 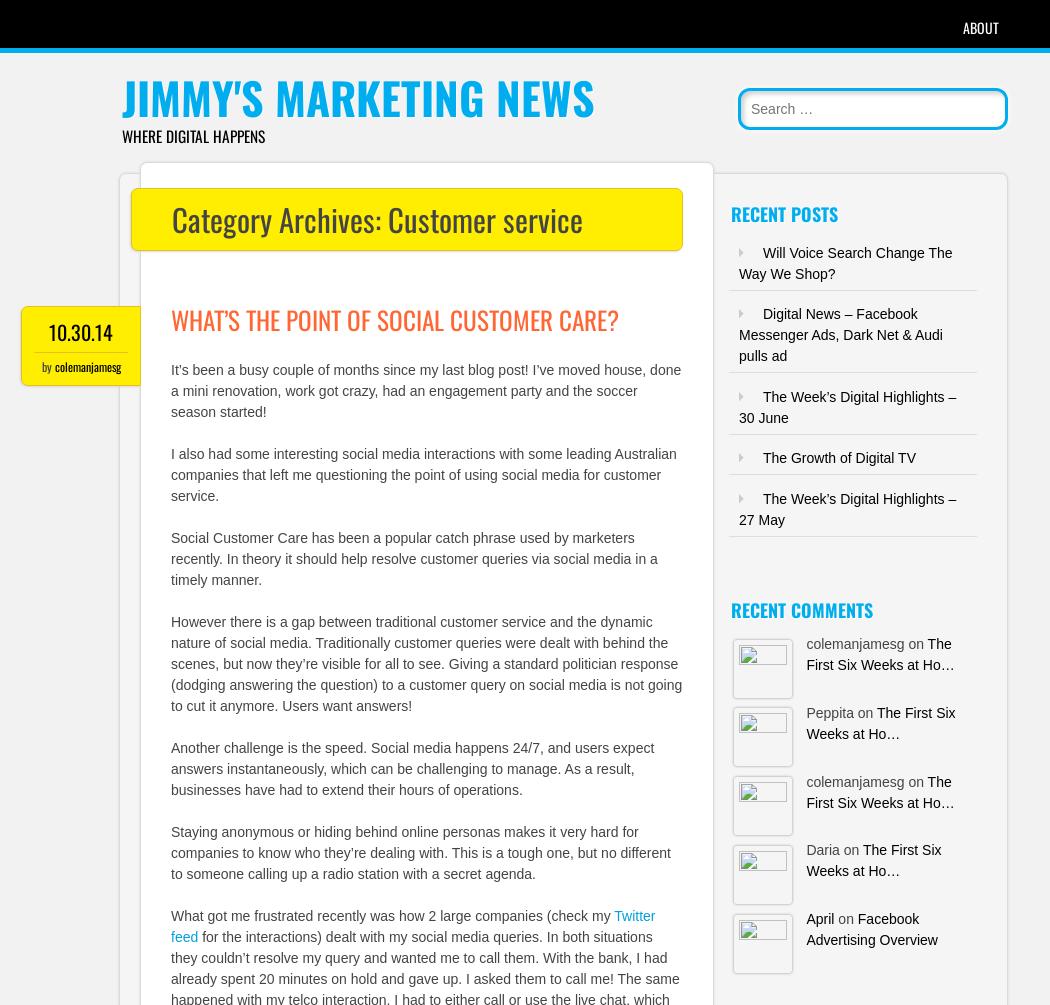 What do you see at coordinates (419, 851) in the screenshot?
I see `'Staying anonymous or hiding behind online personas makes it very hard for companies to know who they’re dealing with. This is a tough one, but no different to someone calling up a radio station with a secret agenda.'` at bounding box center [419, 851].